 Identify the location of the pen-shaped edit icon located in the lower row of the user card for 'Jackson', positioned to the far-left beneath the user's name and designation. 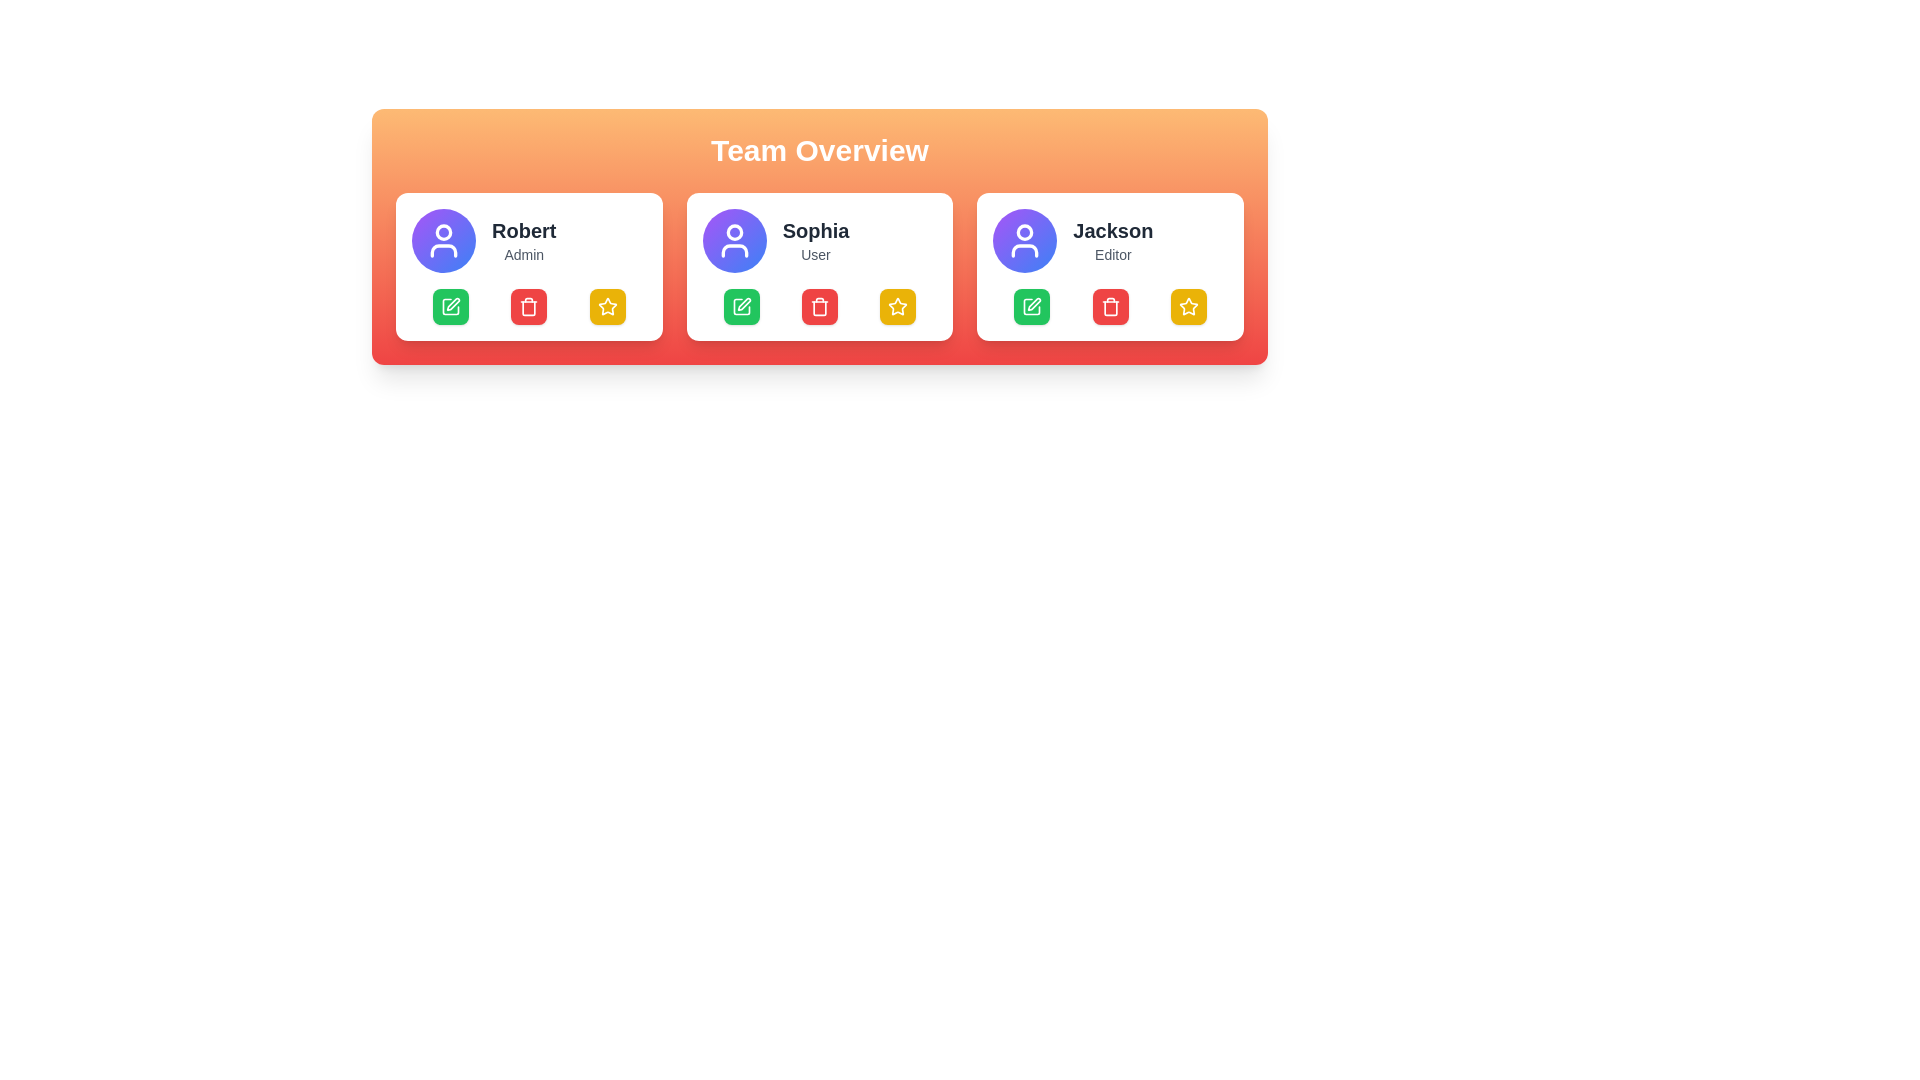
(1034, 304).